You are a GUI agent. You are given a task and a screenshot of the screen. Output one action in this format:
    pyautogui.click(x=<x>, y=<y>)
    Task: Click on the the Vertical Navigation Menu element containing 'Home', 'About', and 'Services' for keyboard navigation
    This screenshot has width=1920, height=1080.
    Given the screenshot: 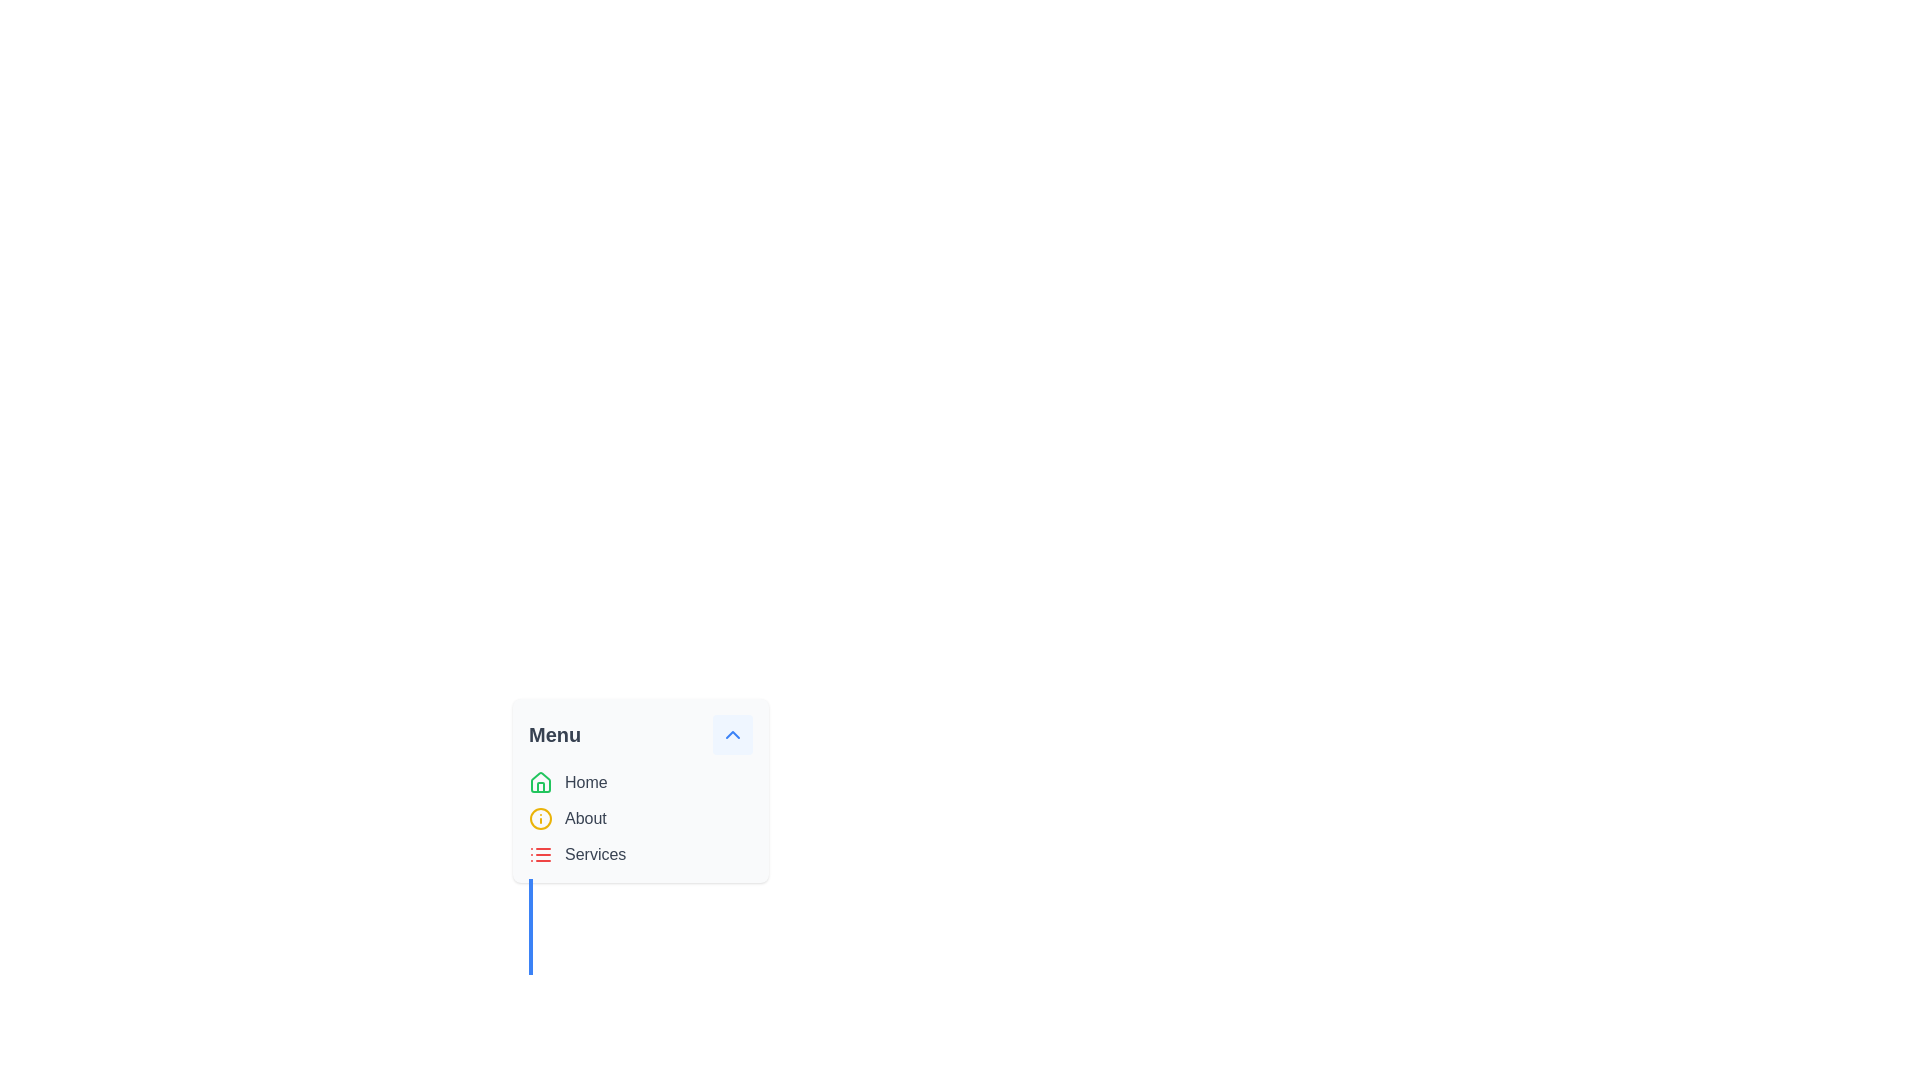 What is the action you would take?
    pyautogui.click(x=641, y=818)
    